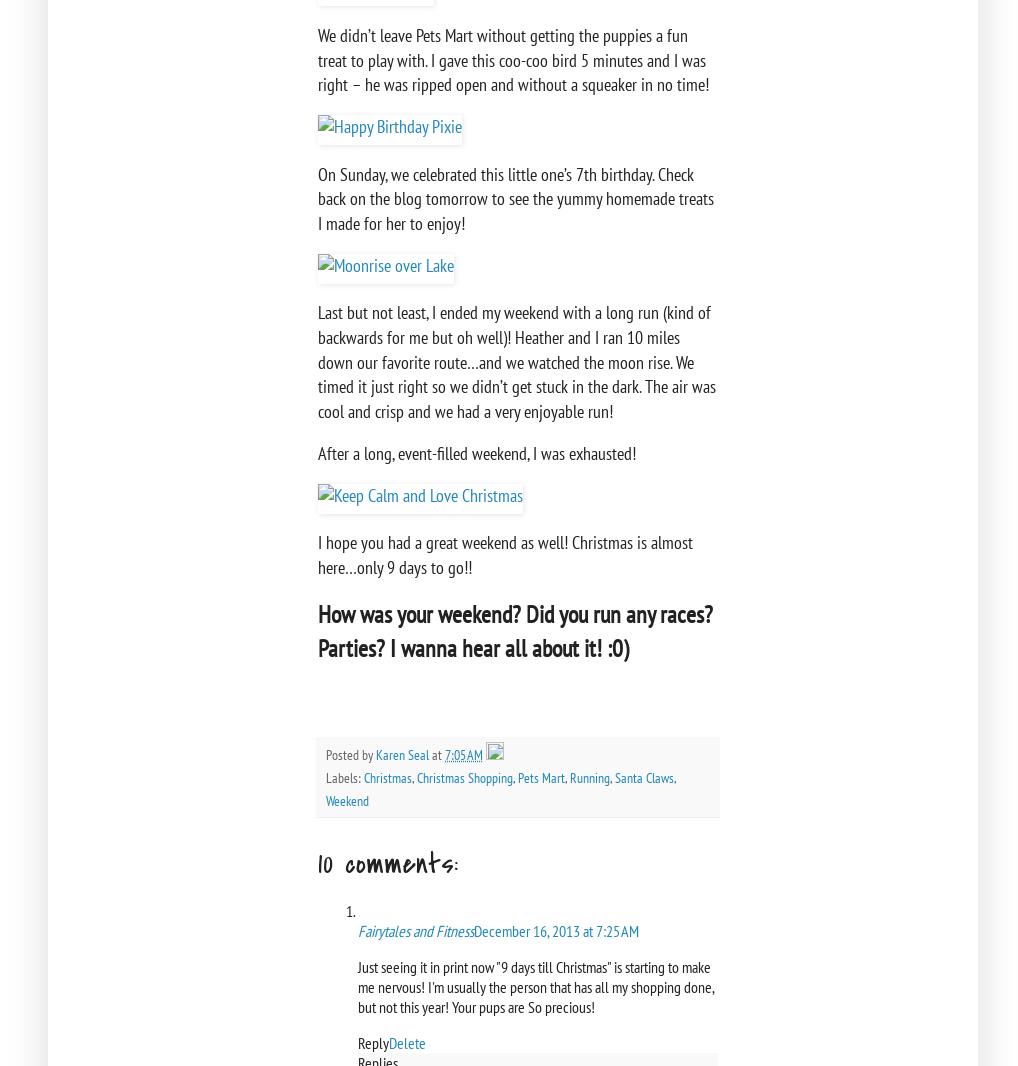 Image resolution: width=1018 pixels, height=1066 pixels. I want to click on 'I hope you had a great weekend as well! Christmas is almost here…only 9 days to go!!', so click(505, 553).